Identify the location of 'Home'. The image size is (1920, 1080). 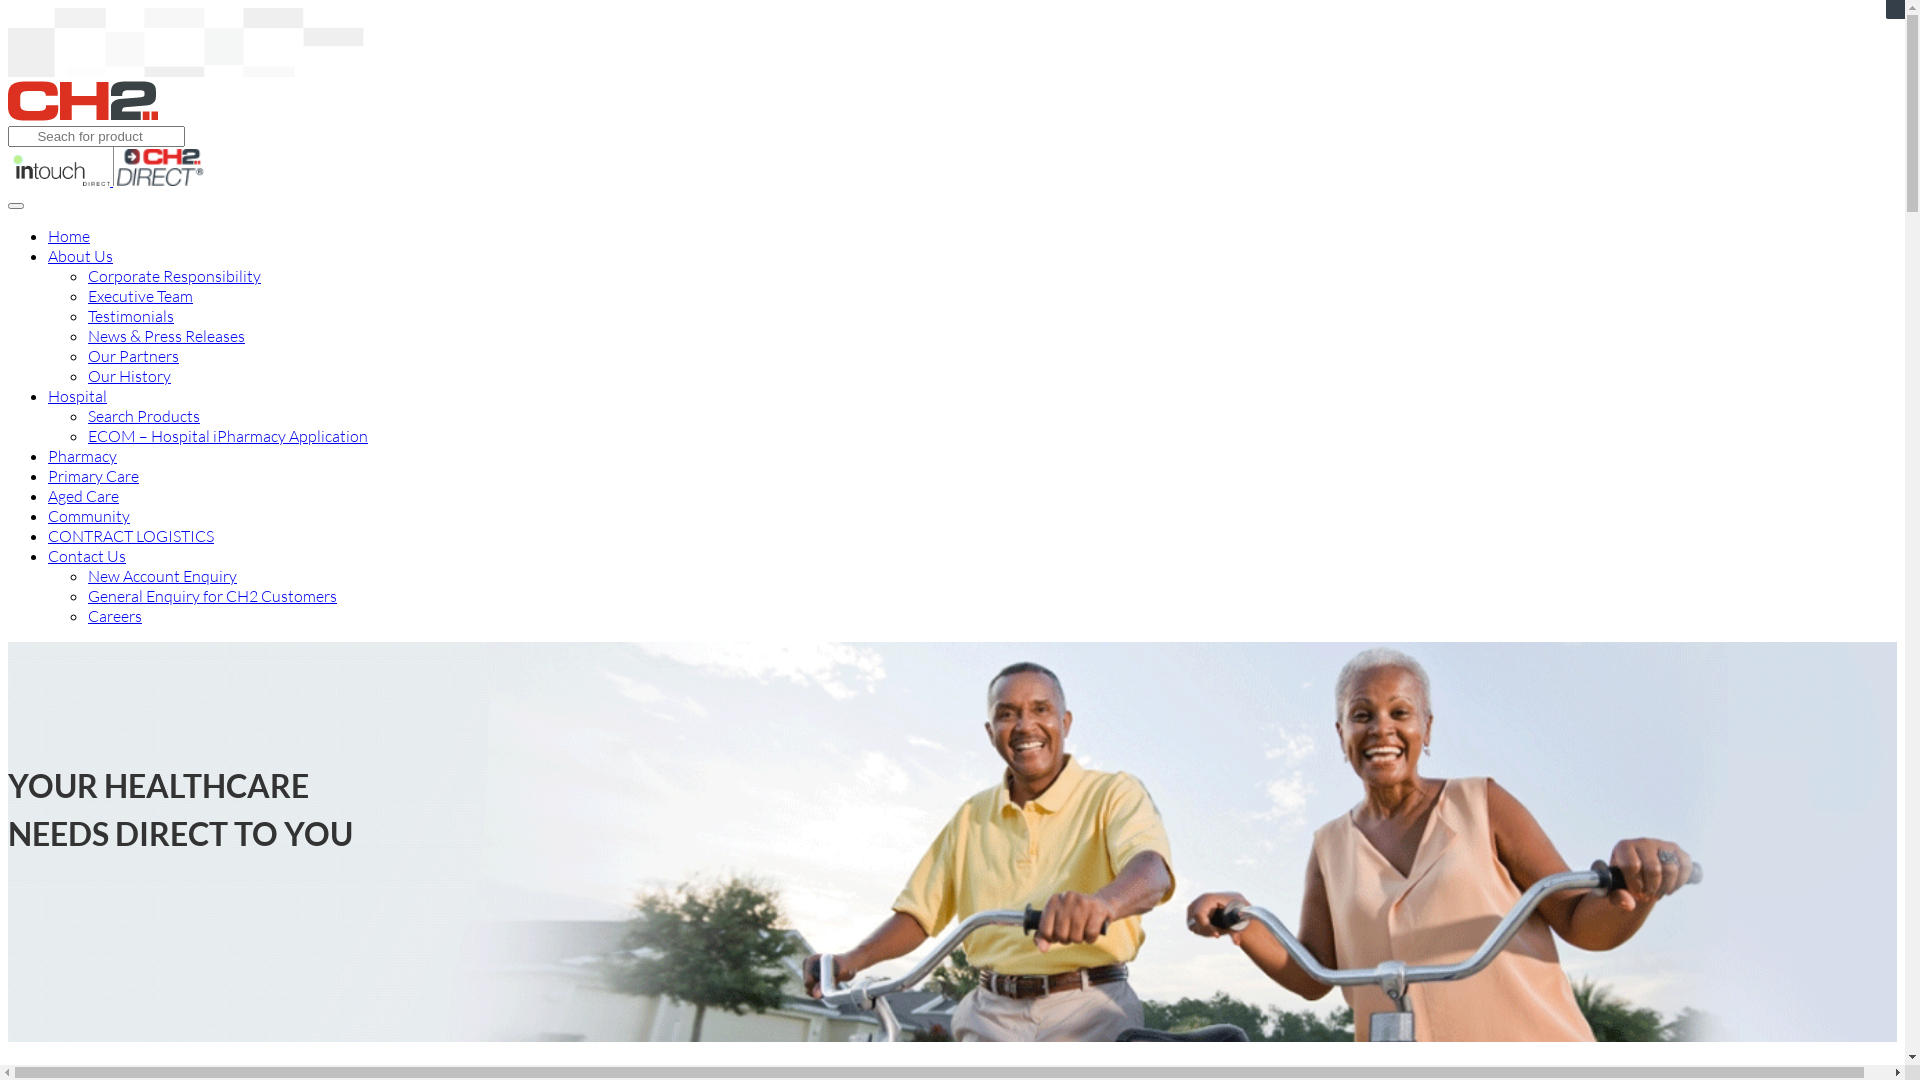
(68, 234).